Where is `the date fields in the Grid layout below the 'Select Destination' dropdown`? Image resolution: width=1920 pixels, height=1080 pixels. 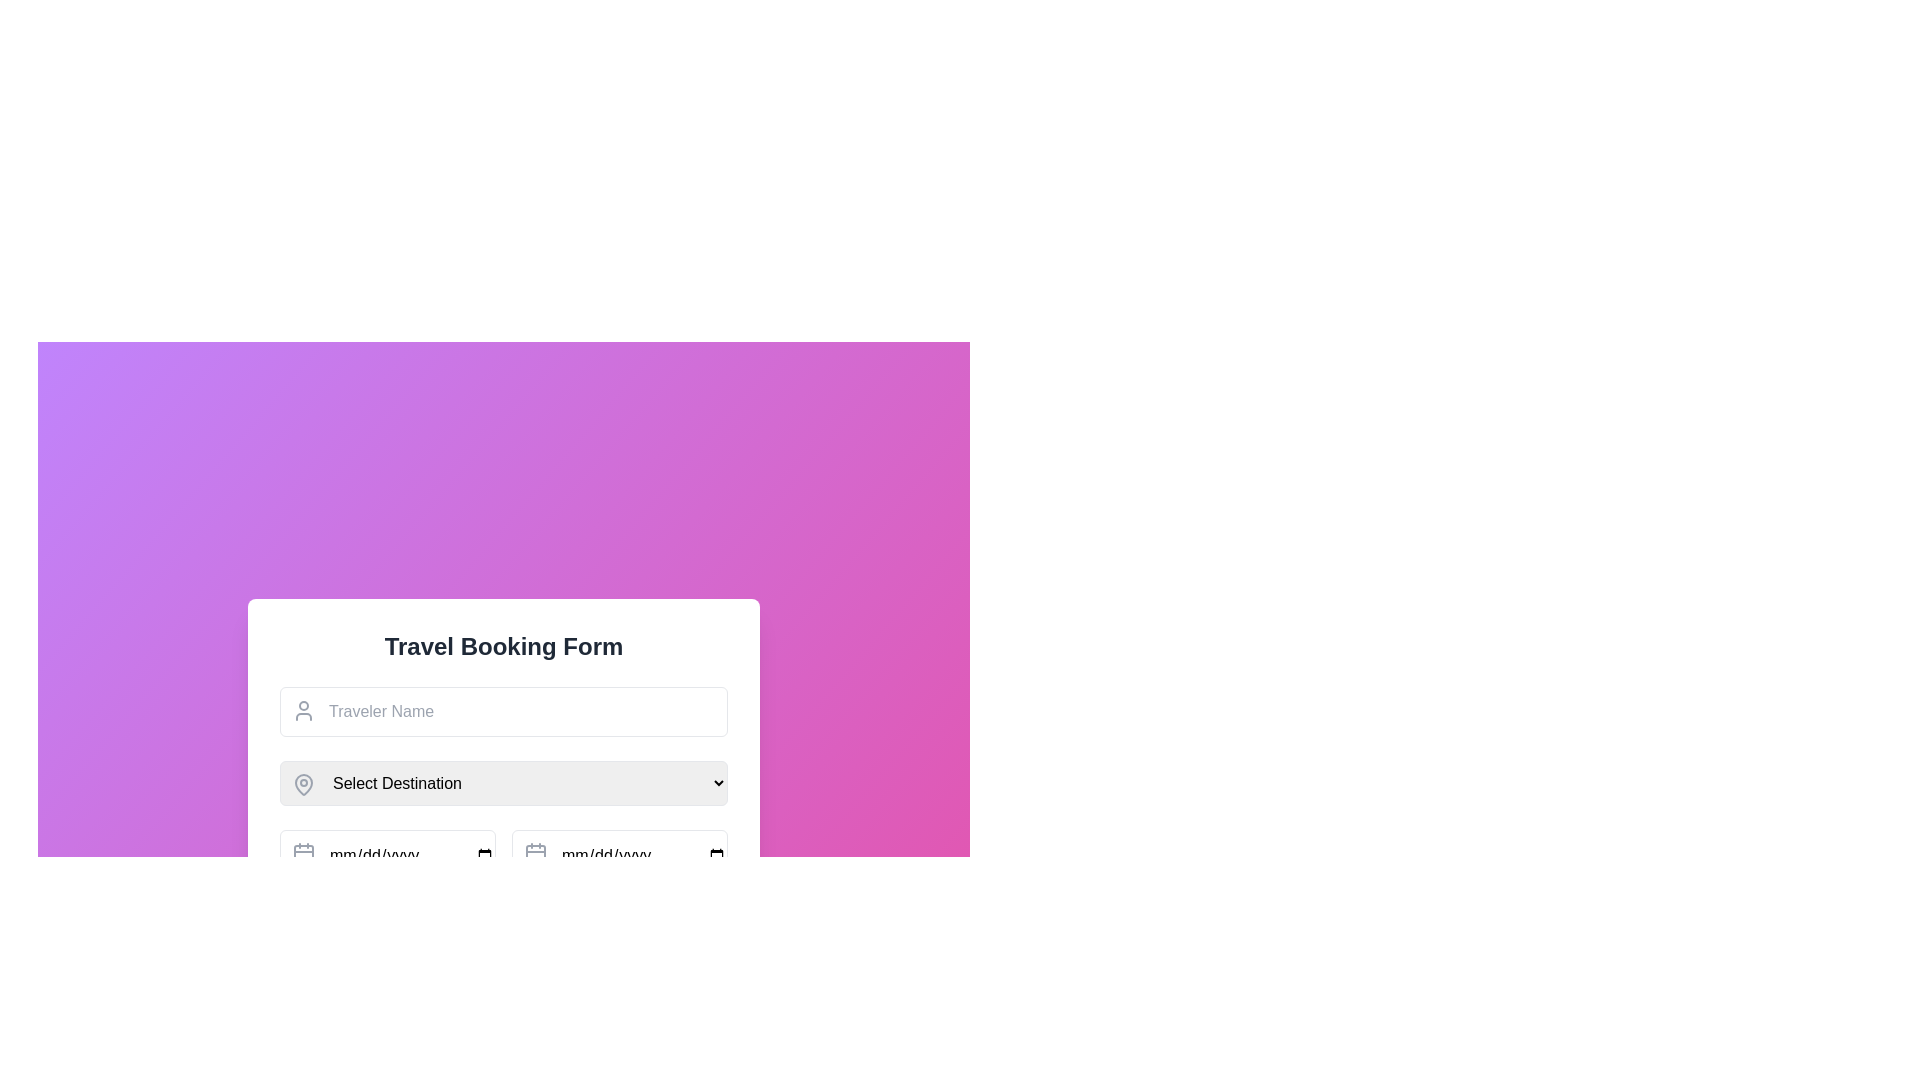
the date fields in the Grid layout below the 'Select Destination' dropdown is located at coordinates (504, 855).